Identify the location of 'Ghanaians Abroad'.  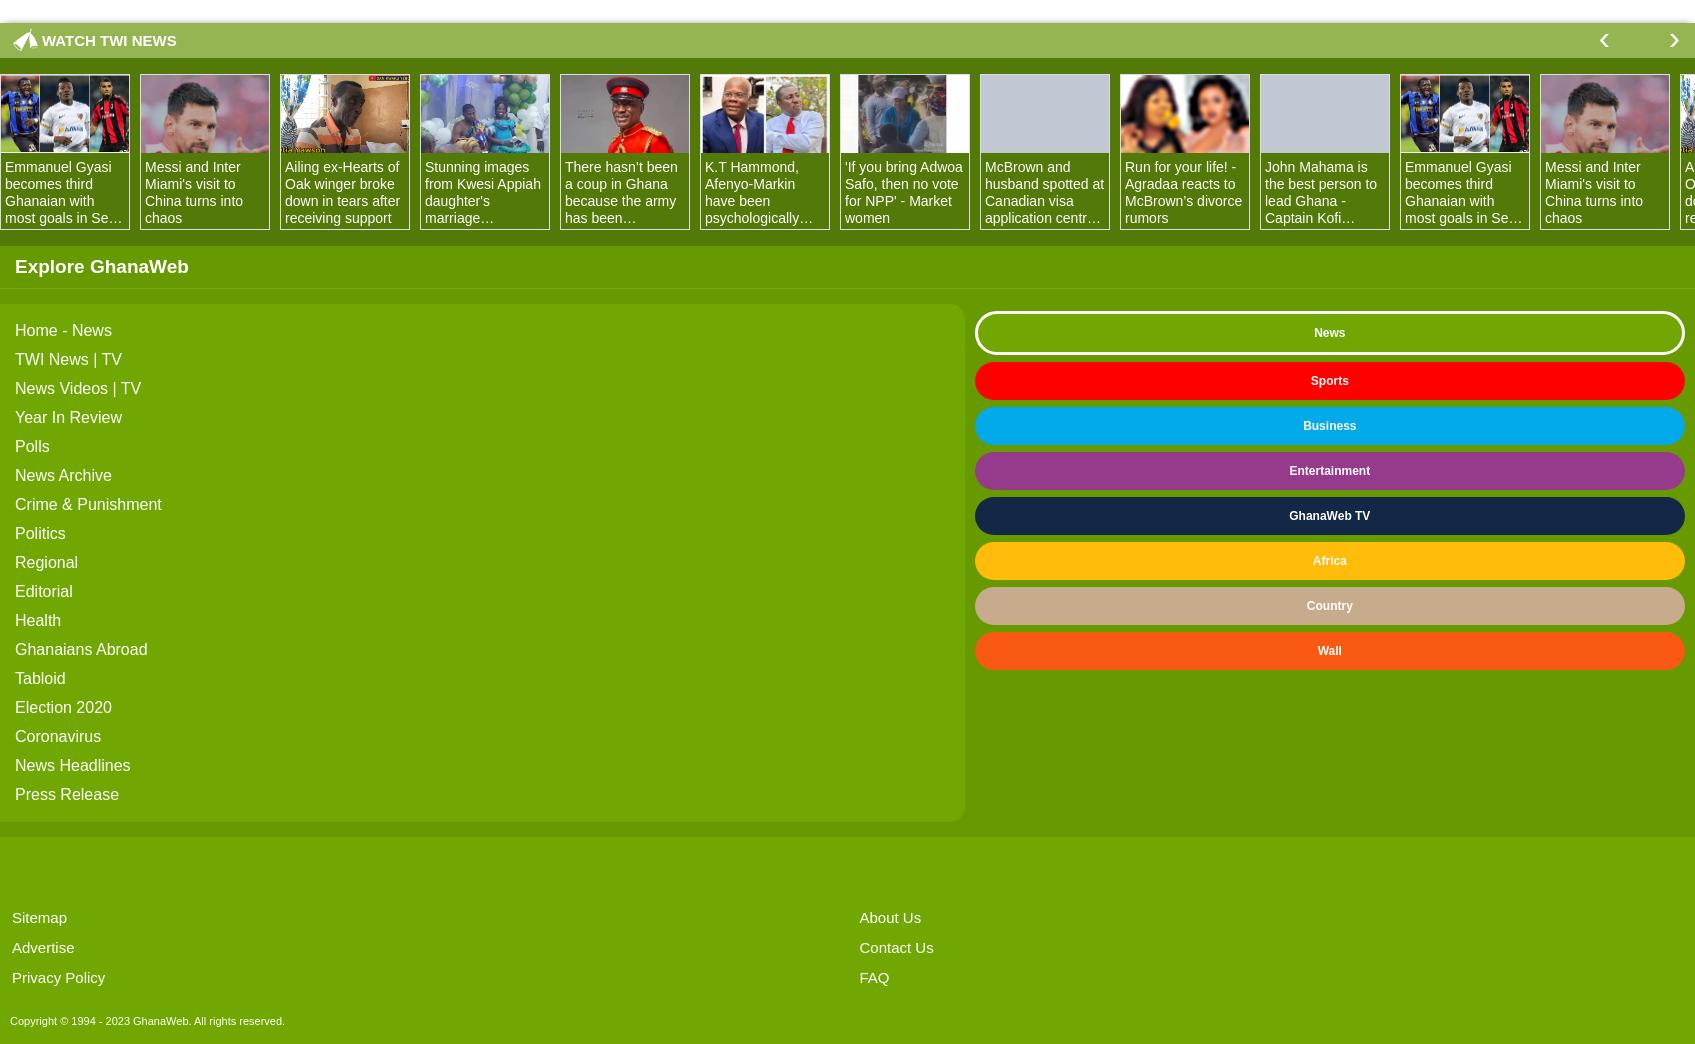
(80, 649).